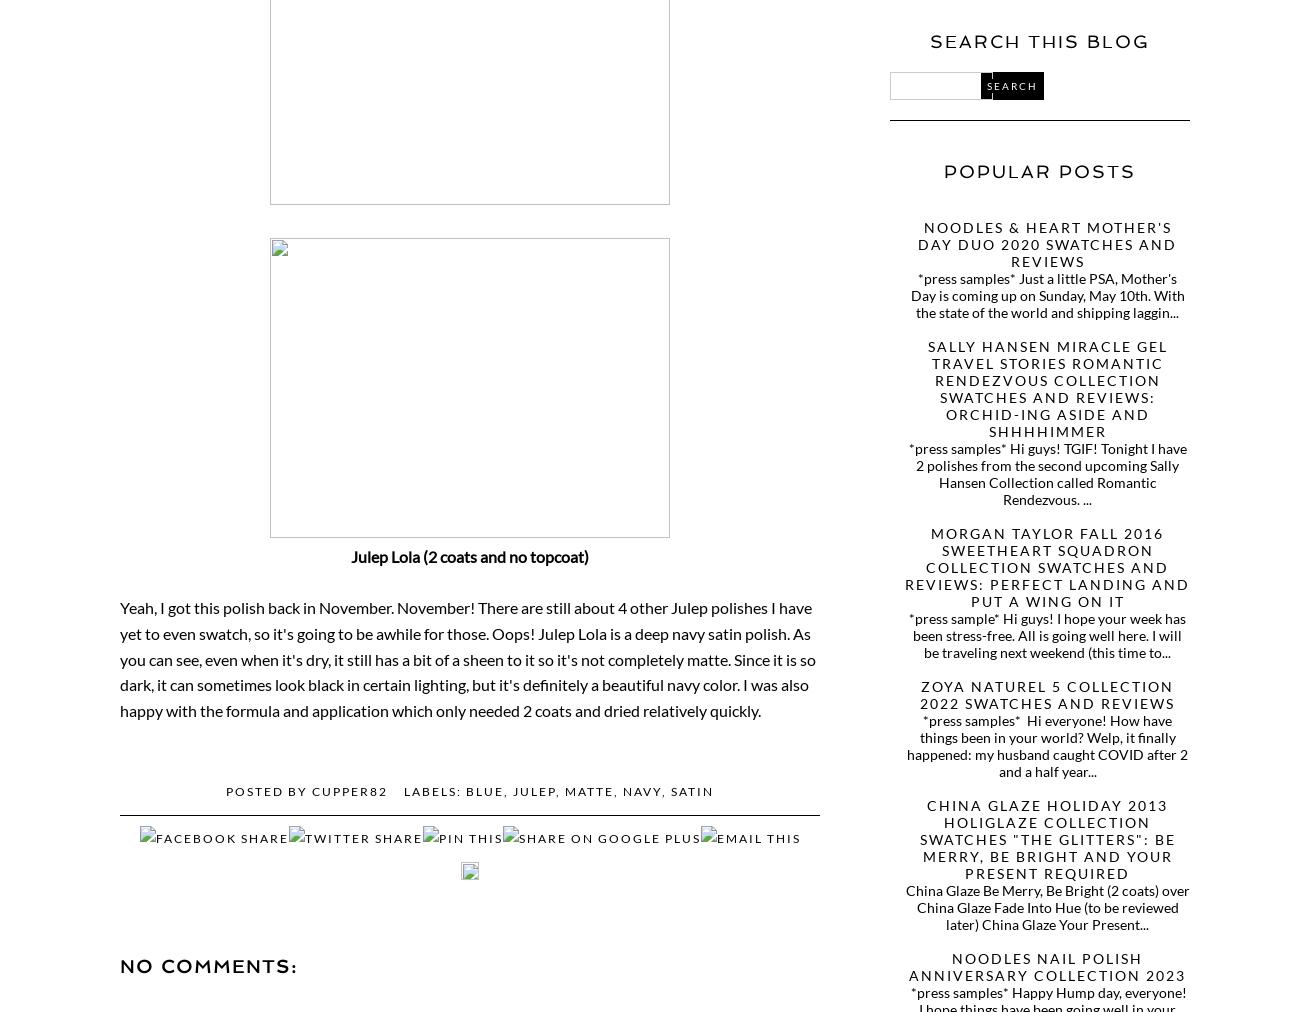  What do you see at coordinates (670, 790) in the screenshot?
I see `'satin'` at bounding box center [670, 790].